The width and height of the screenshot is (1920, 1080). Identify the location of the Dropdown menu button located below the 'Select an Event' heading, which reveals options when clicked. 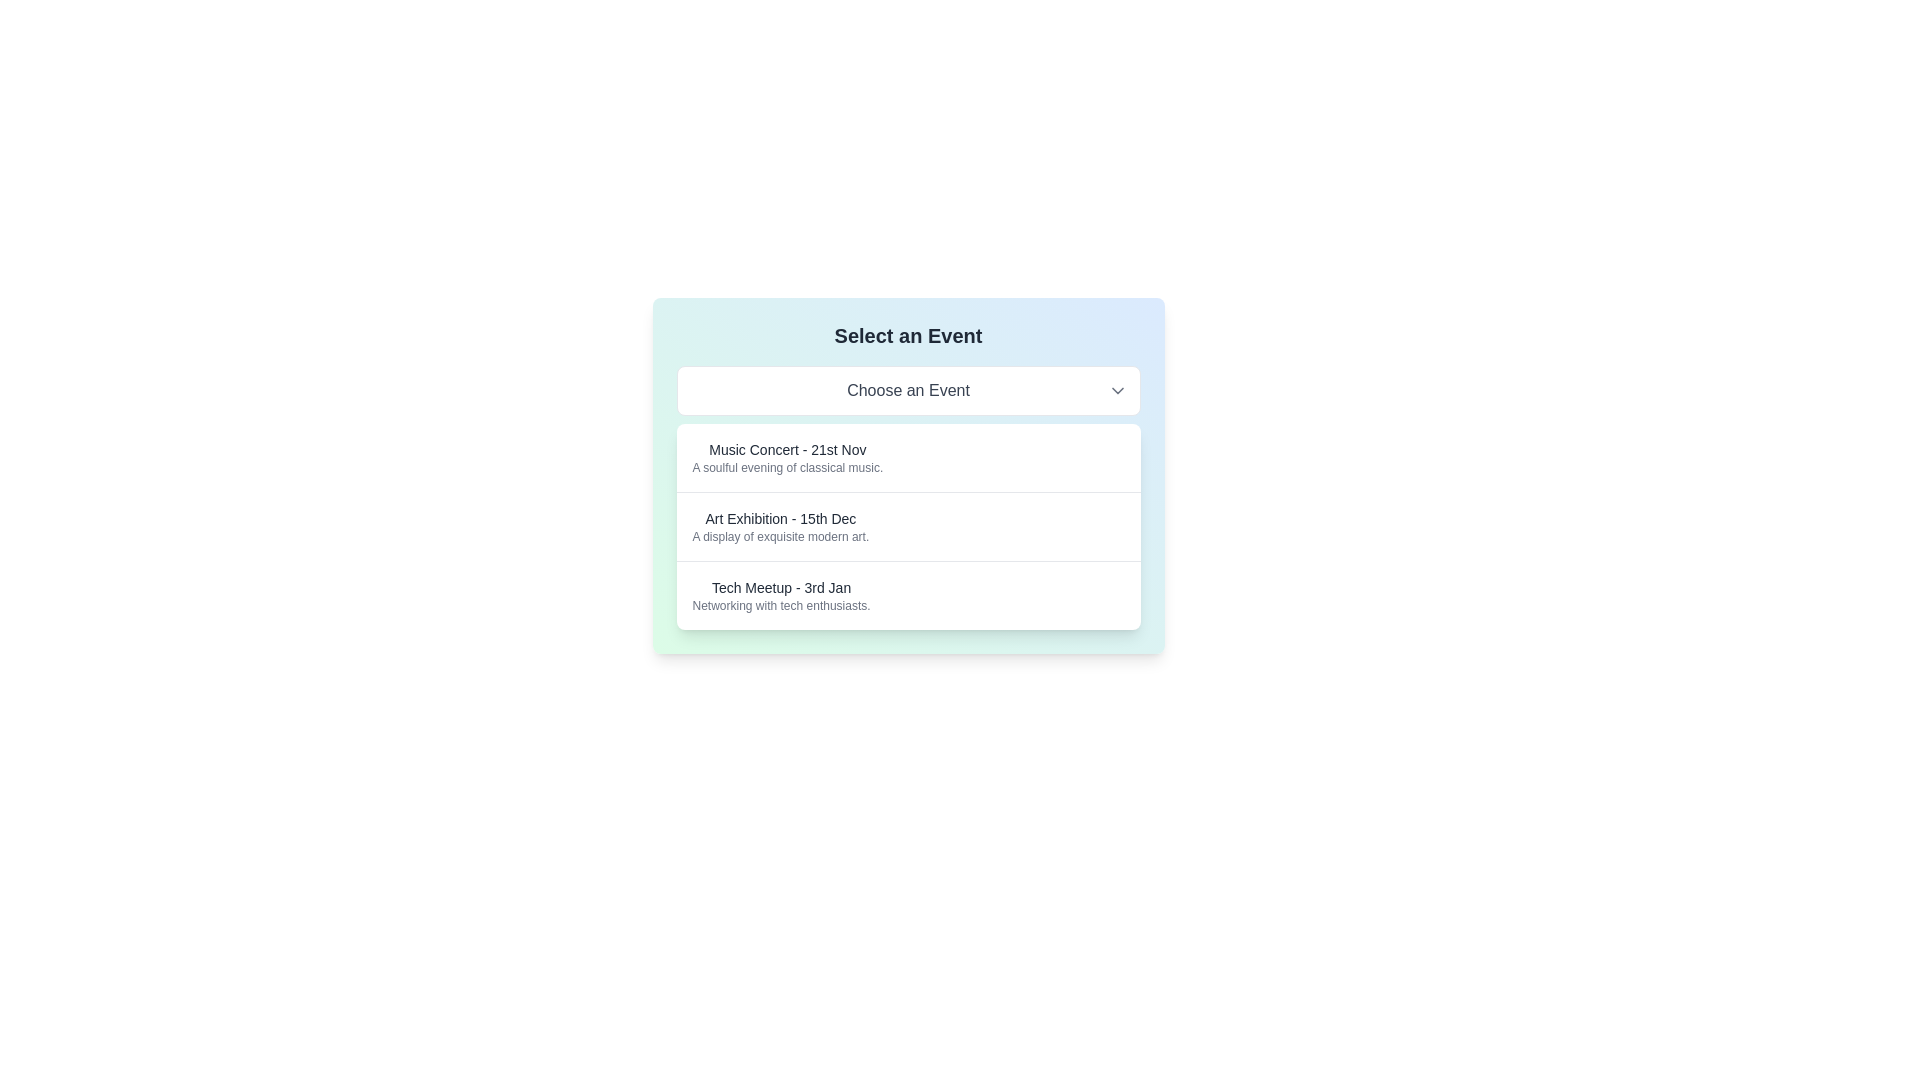
(907, 390).